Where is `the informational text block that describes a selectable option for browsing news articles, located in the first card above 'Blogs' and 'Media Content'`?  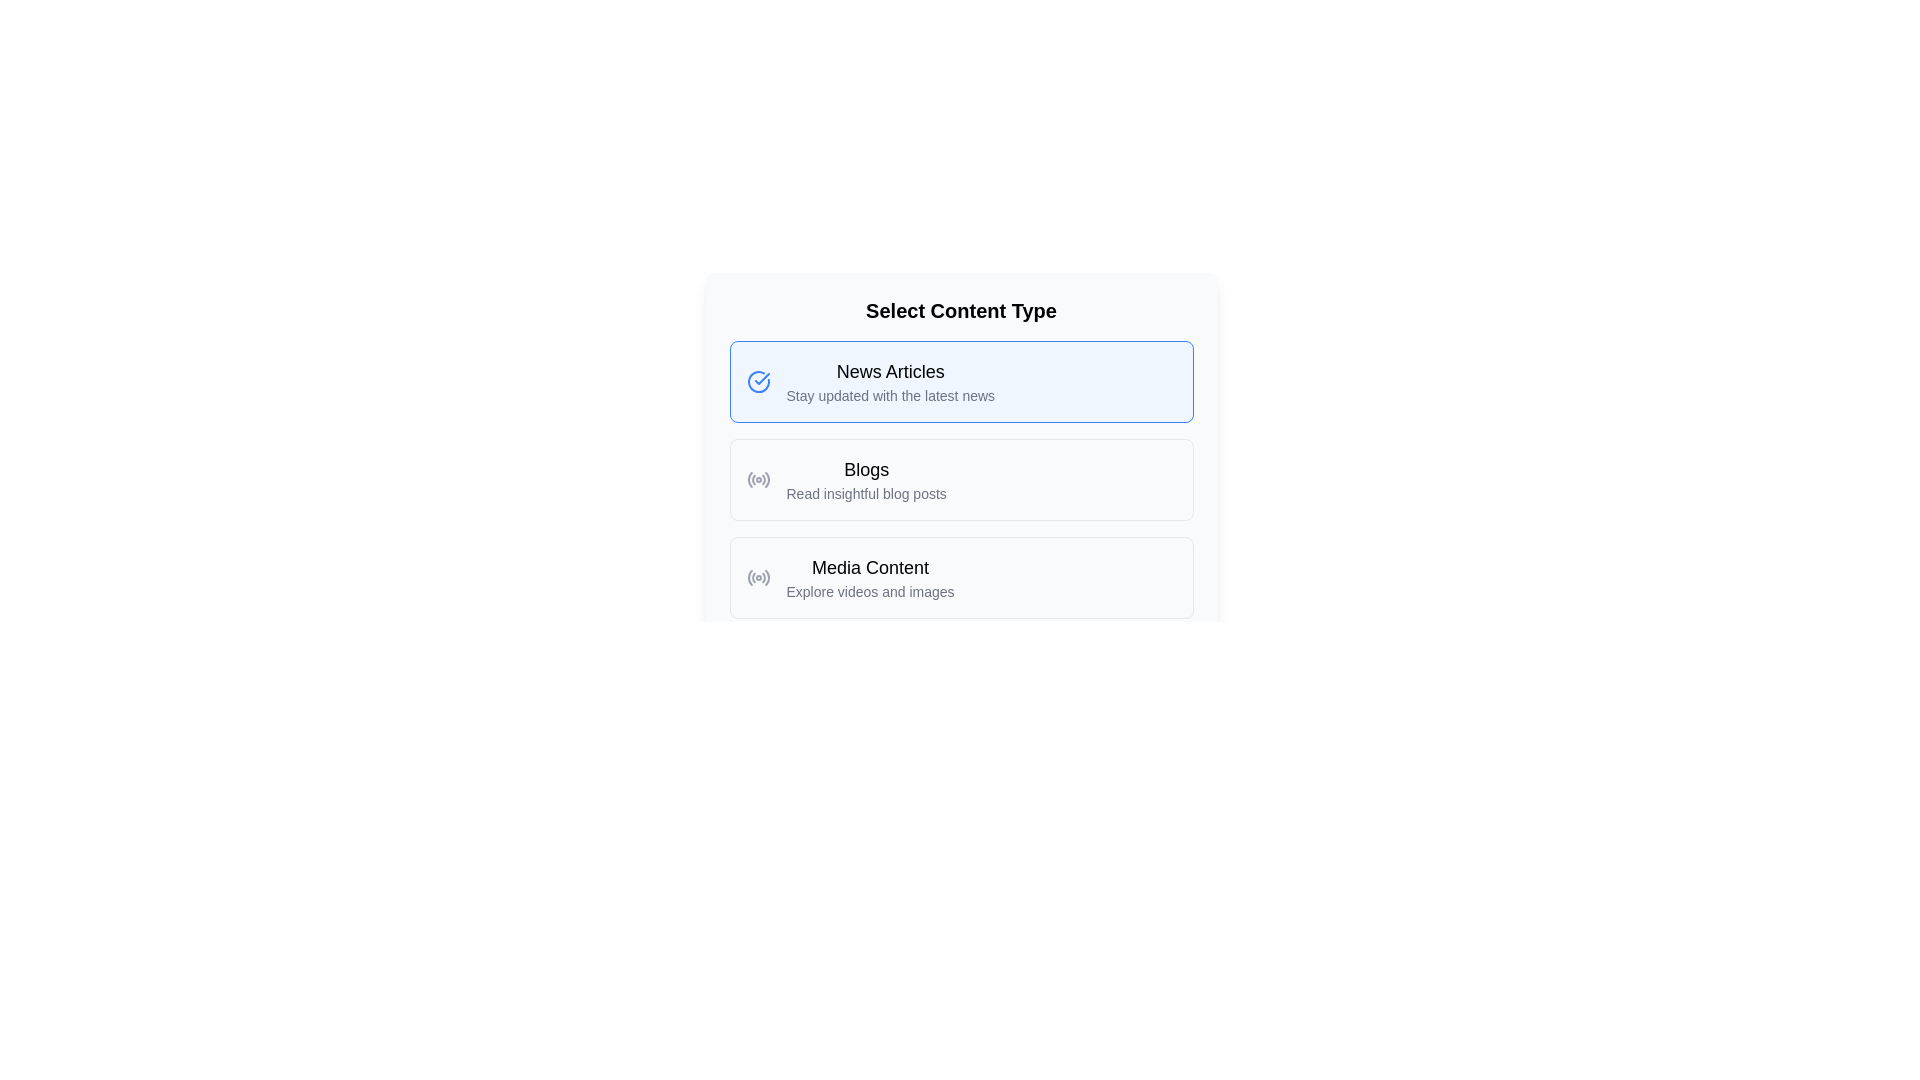
the informational text block that describes a selectable option for browsing news articles, located in the first card above 'Blogs' and 'Media Content' is located at coordinates (889, 381).